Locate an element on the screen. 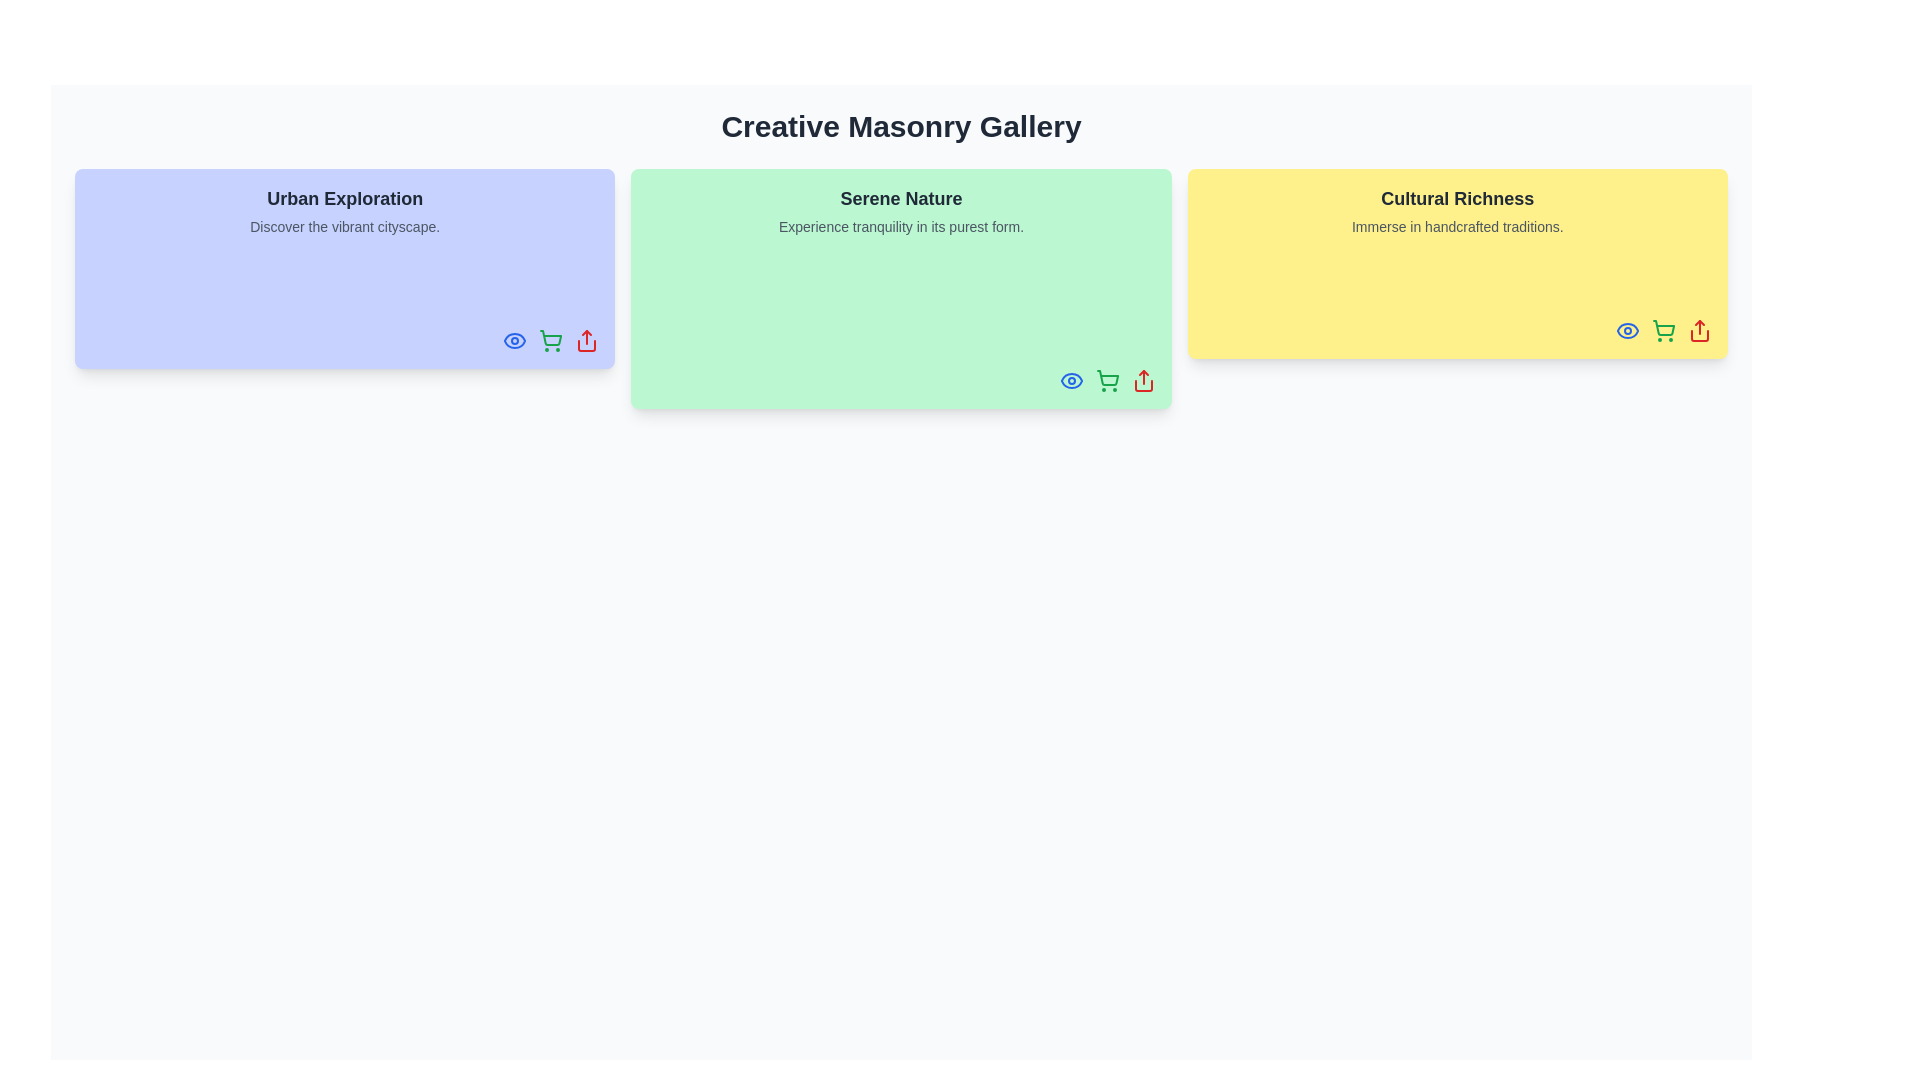  the interactive button located in the bottom-right corner of the 'Urban Exploration' card is located at coordinates (551, 339).